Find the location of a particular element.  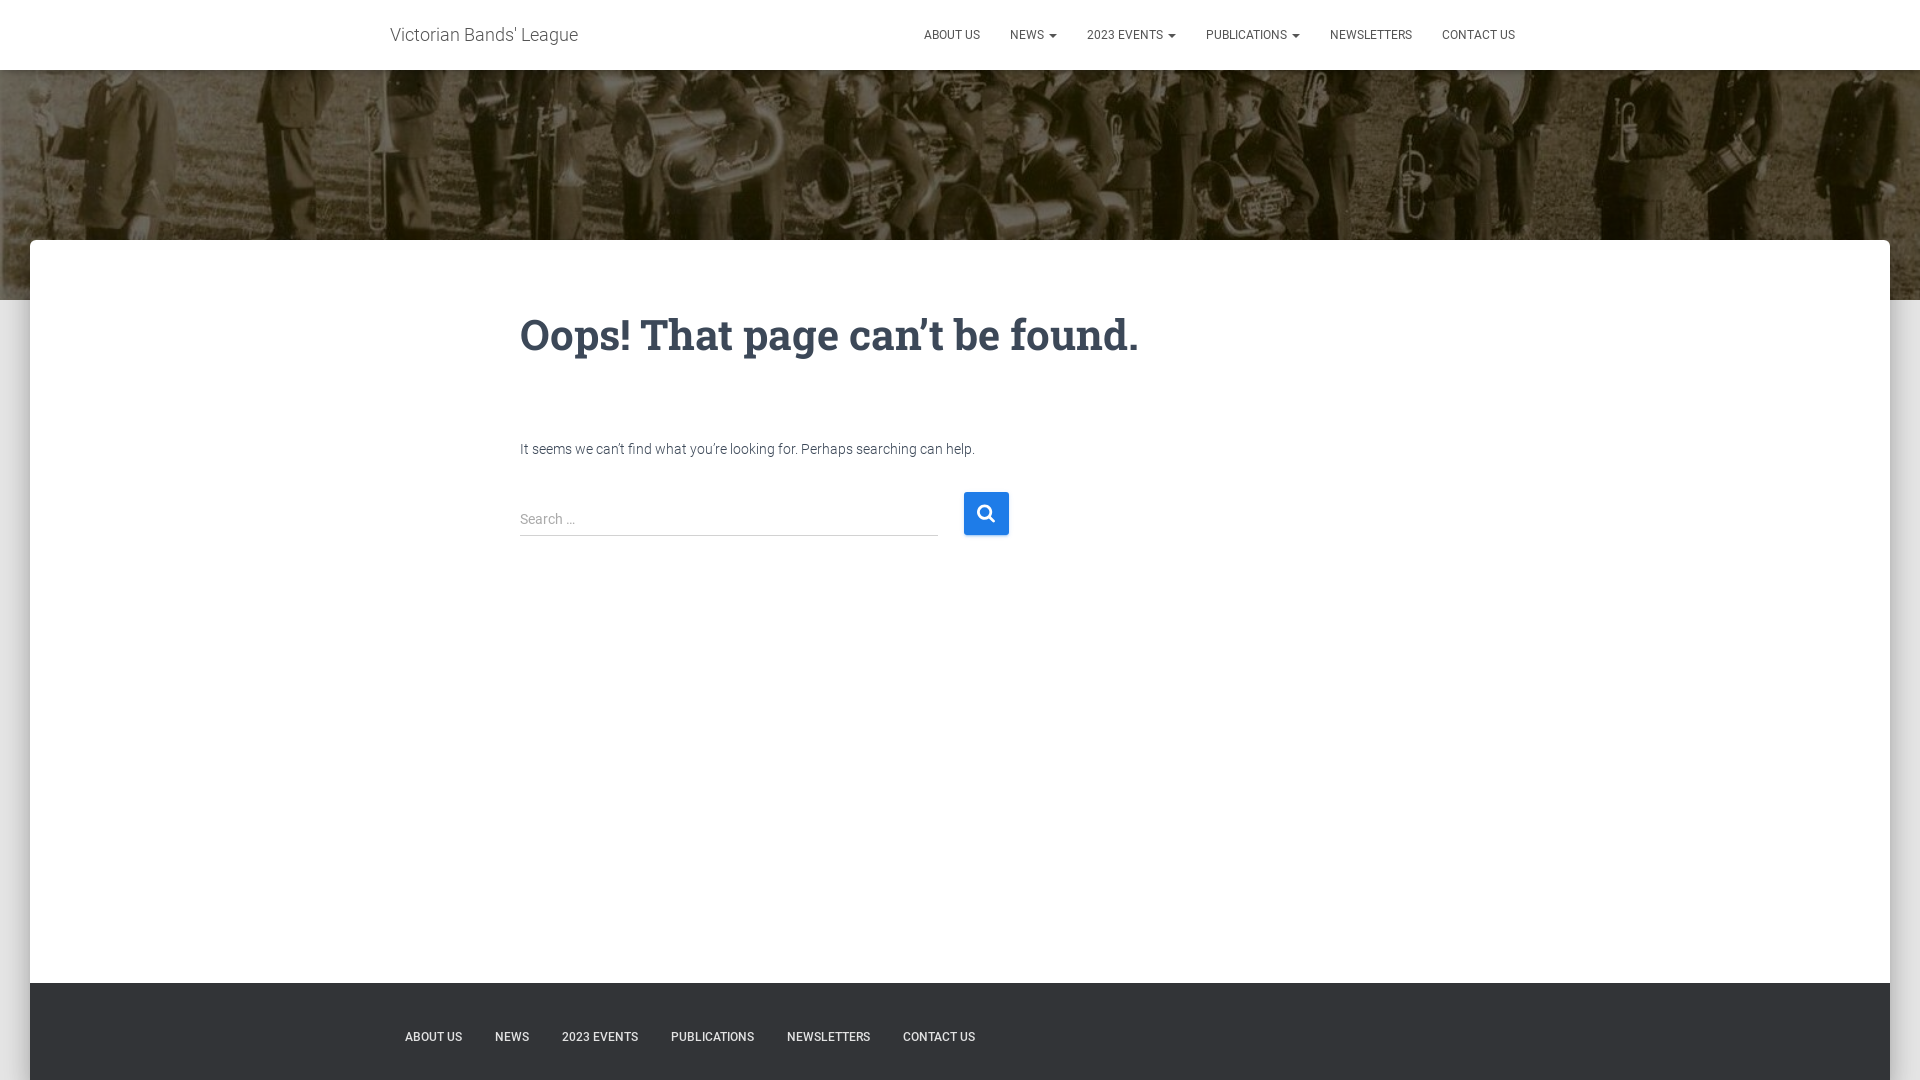

'2023 EVENTS' is located at coordinates (599, 1036).